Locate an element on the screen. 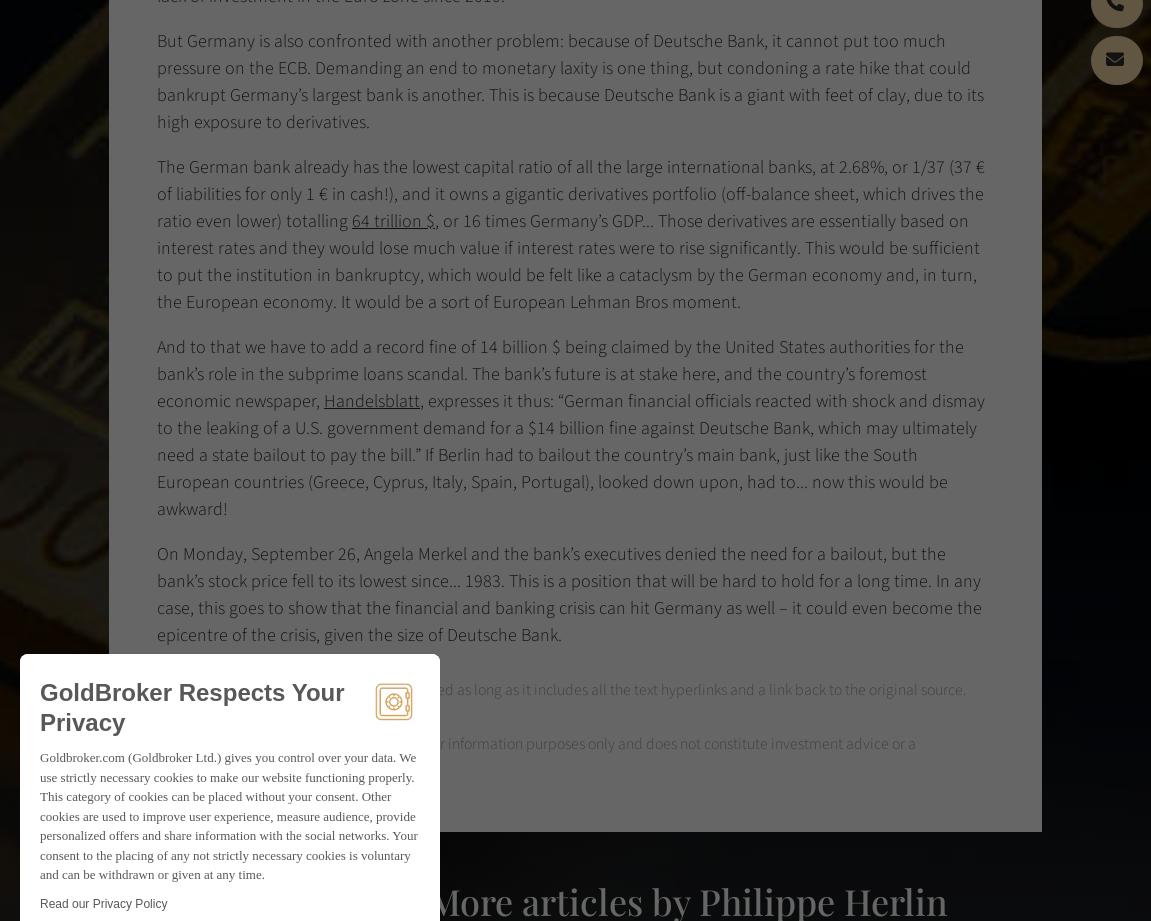  'The information contained in this article is for information purposes only and does not constitute investment advice or a recommendation to buy or sell.' is located at coordinates (535, 757).